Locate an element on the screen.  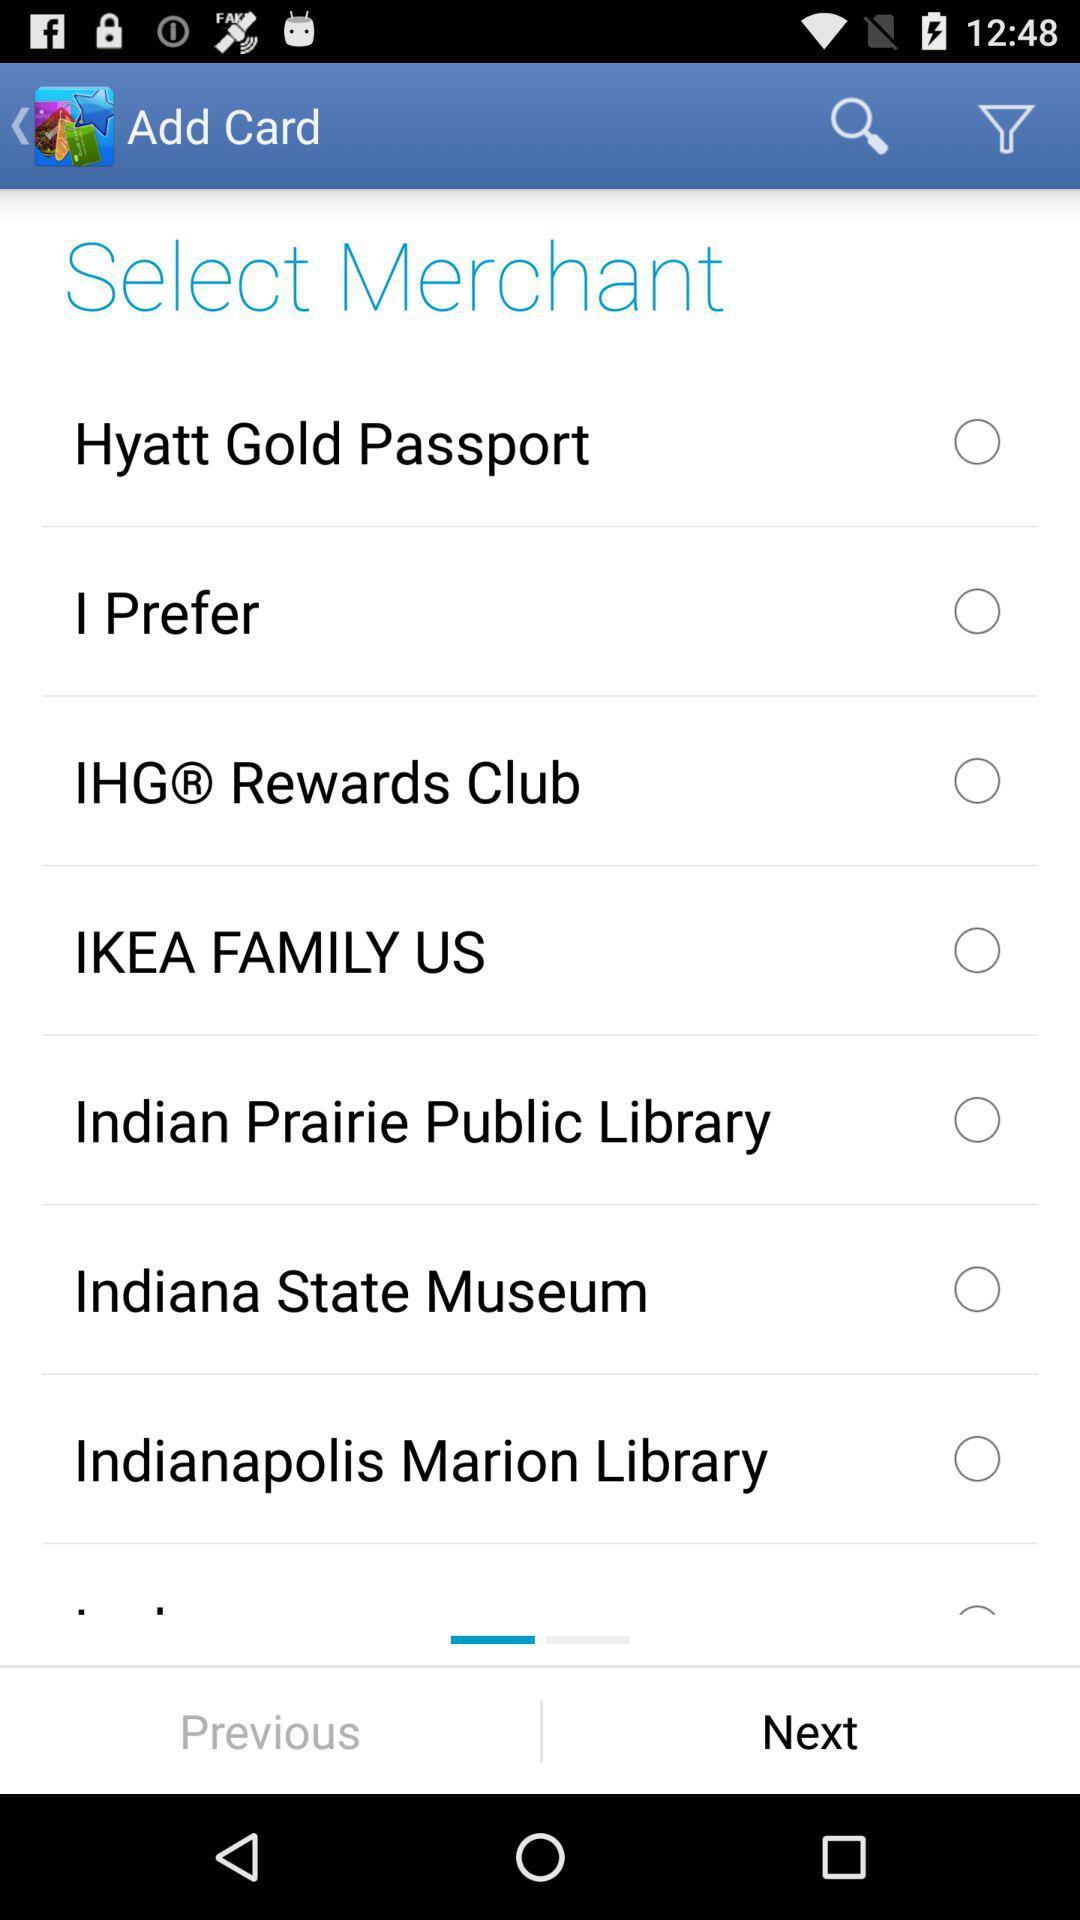
the checkbox above ikea family us item is located at coordinates (540, 779).